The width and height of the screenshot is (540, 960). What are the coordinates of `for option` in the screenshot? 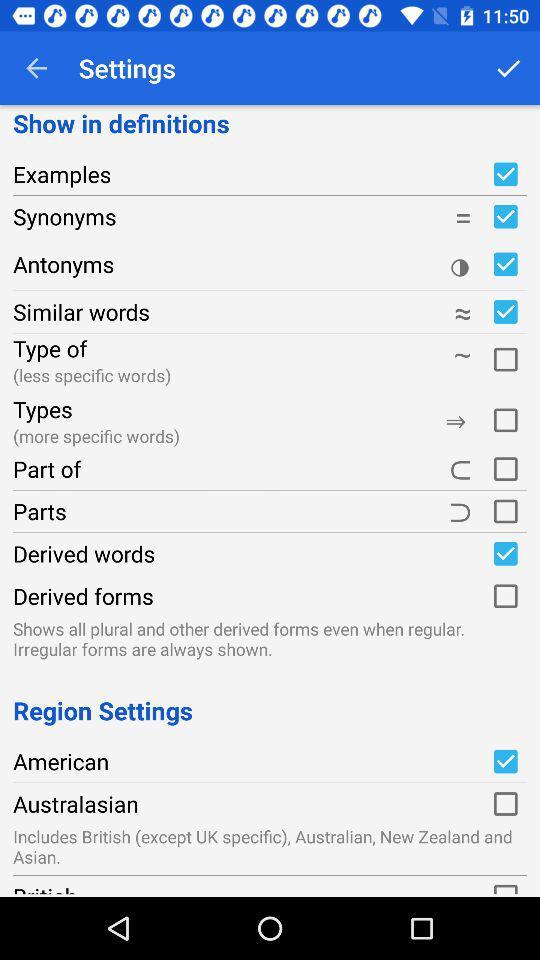 It's located at (504, 357).